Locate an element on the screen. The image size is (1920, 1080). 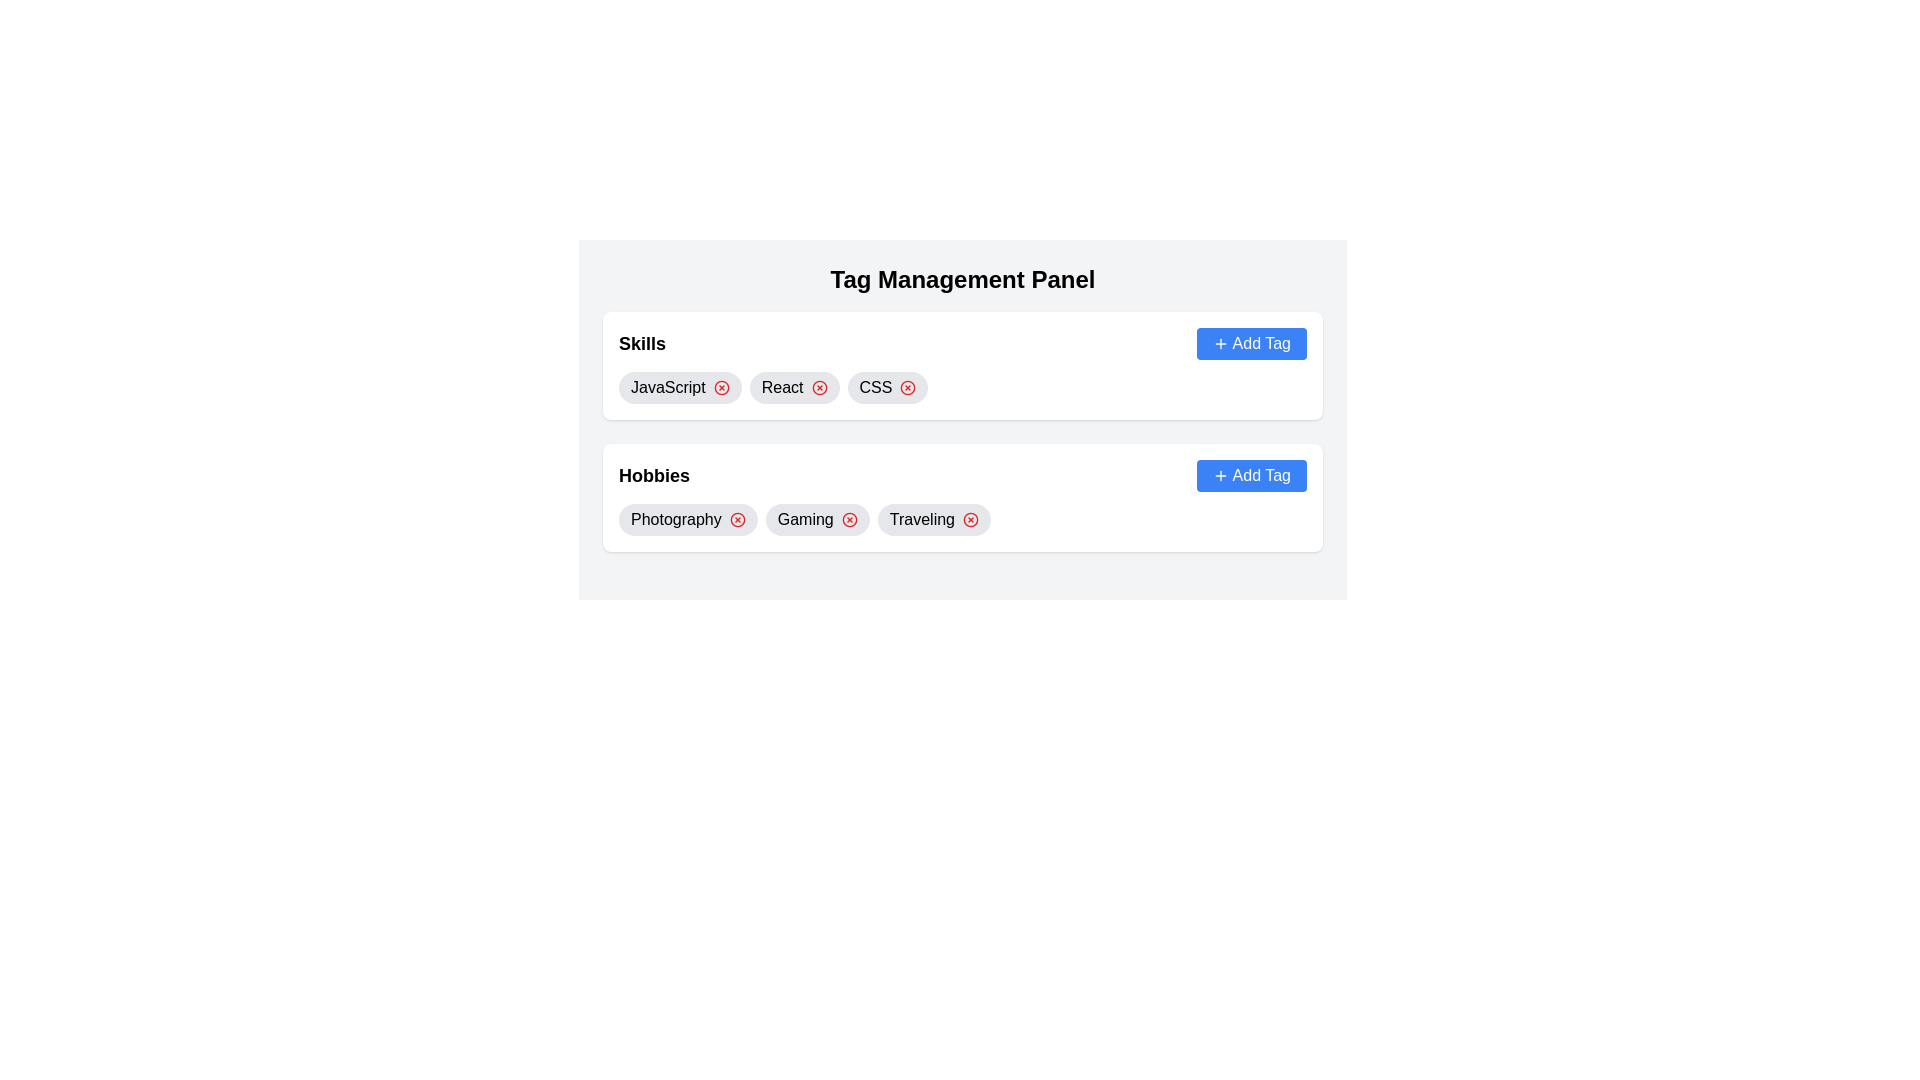
the outer circle of the 'Traveling' tag in the Hobbies section, which visually represents a close icon for removing the tag is located at coordinates (970, 519).